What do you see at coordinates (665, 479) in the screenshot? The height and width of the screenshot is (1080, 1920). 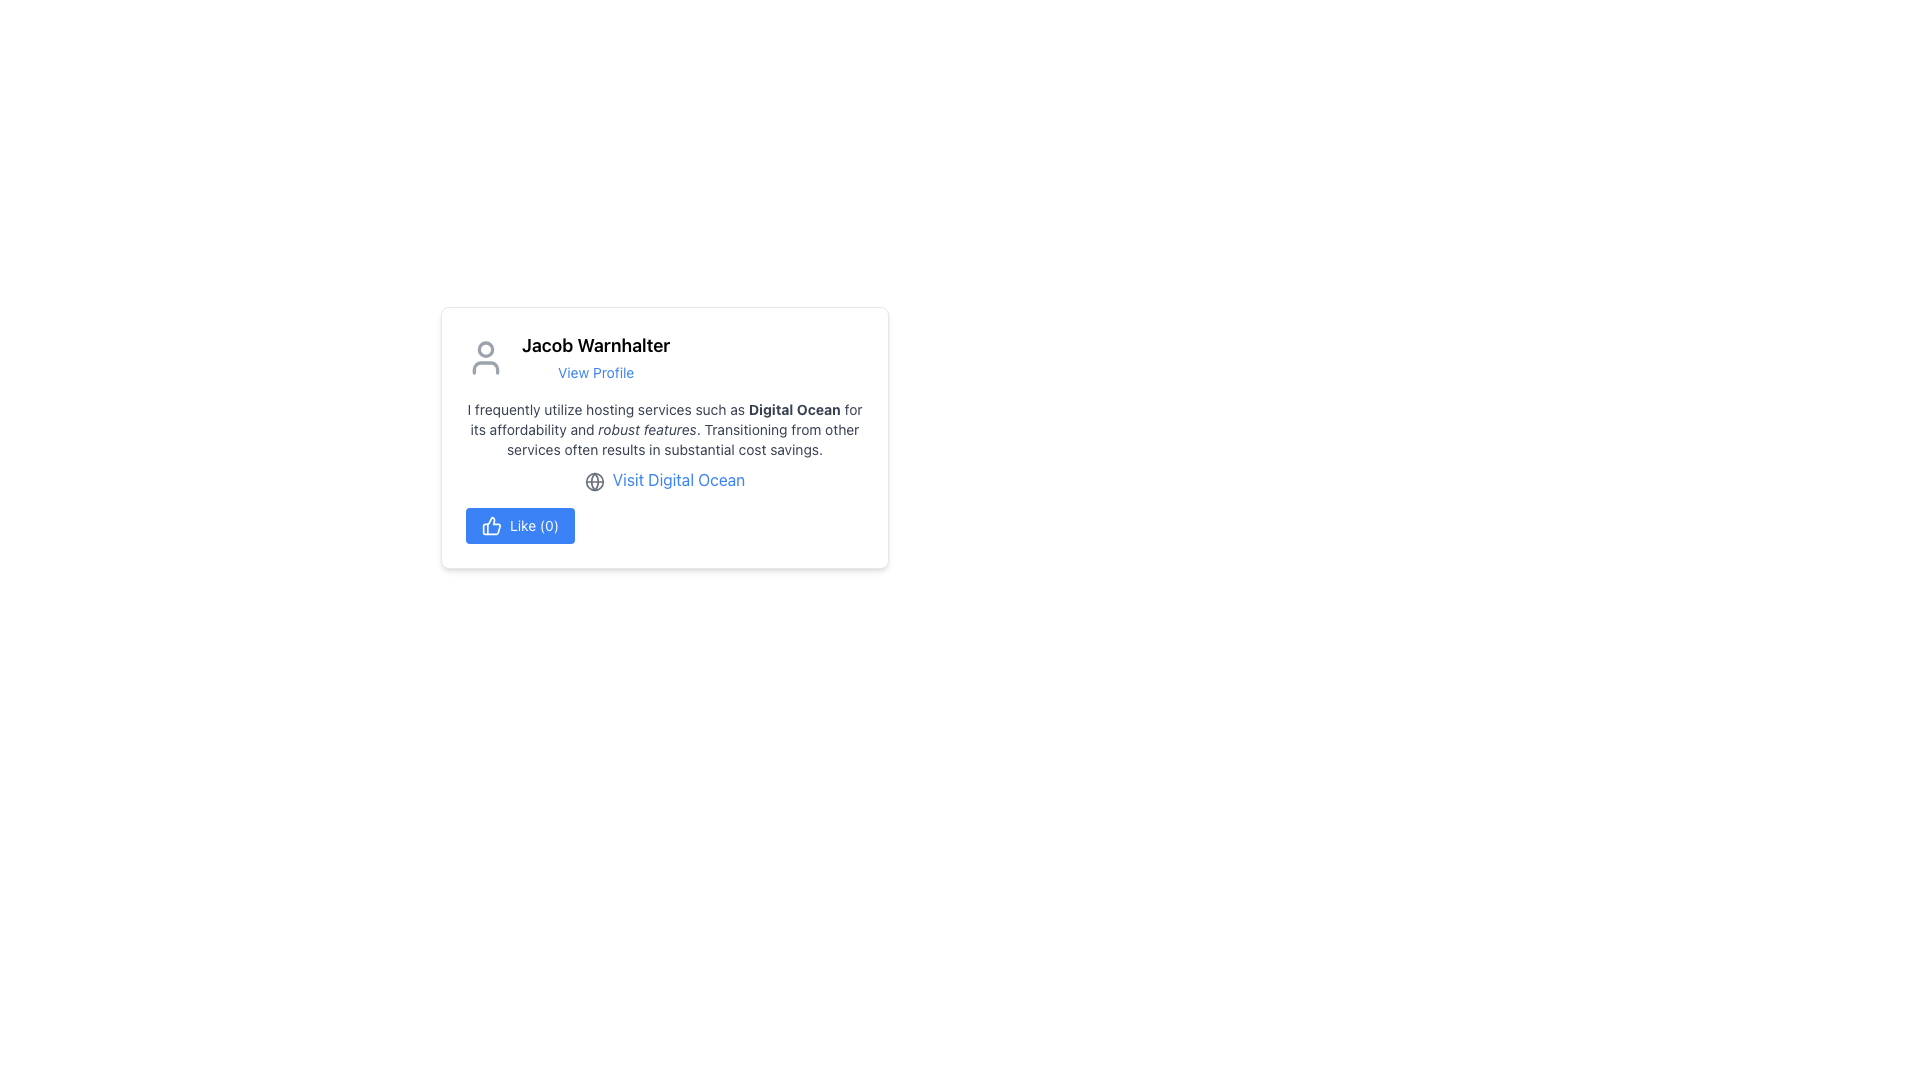 I see `the 'Visit Digital Ocean' hyperlink, which is styled in blue with an underline that appears on hover, located below the 'Jacob Warnhalter' card header and above the 'Like (0)' button` at bounding box center [665, 479].